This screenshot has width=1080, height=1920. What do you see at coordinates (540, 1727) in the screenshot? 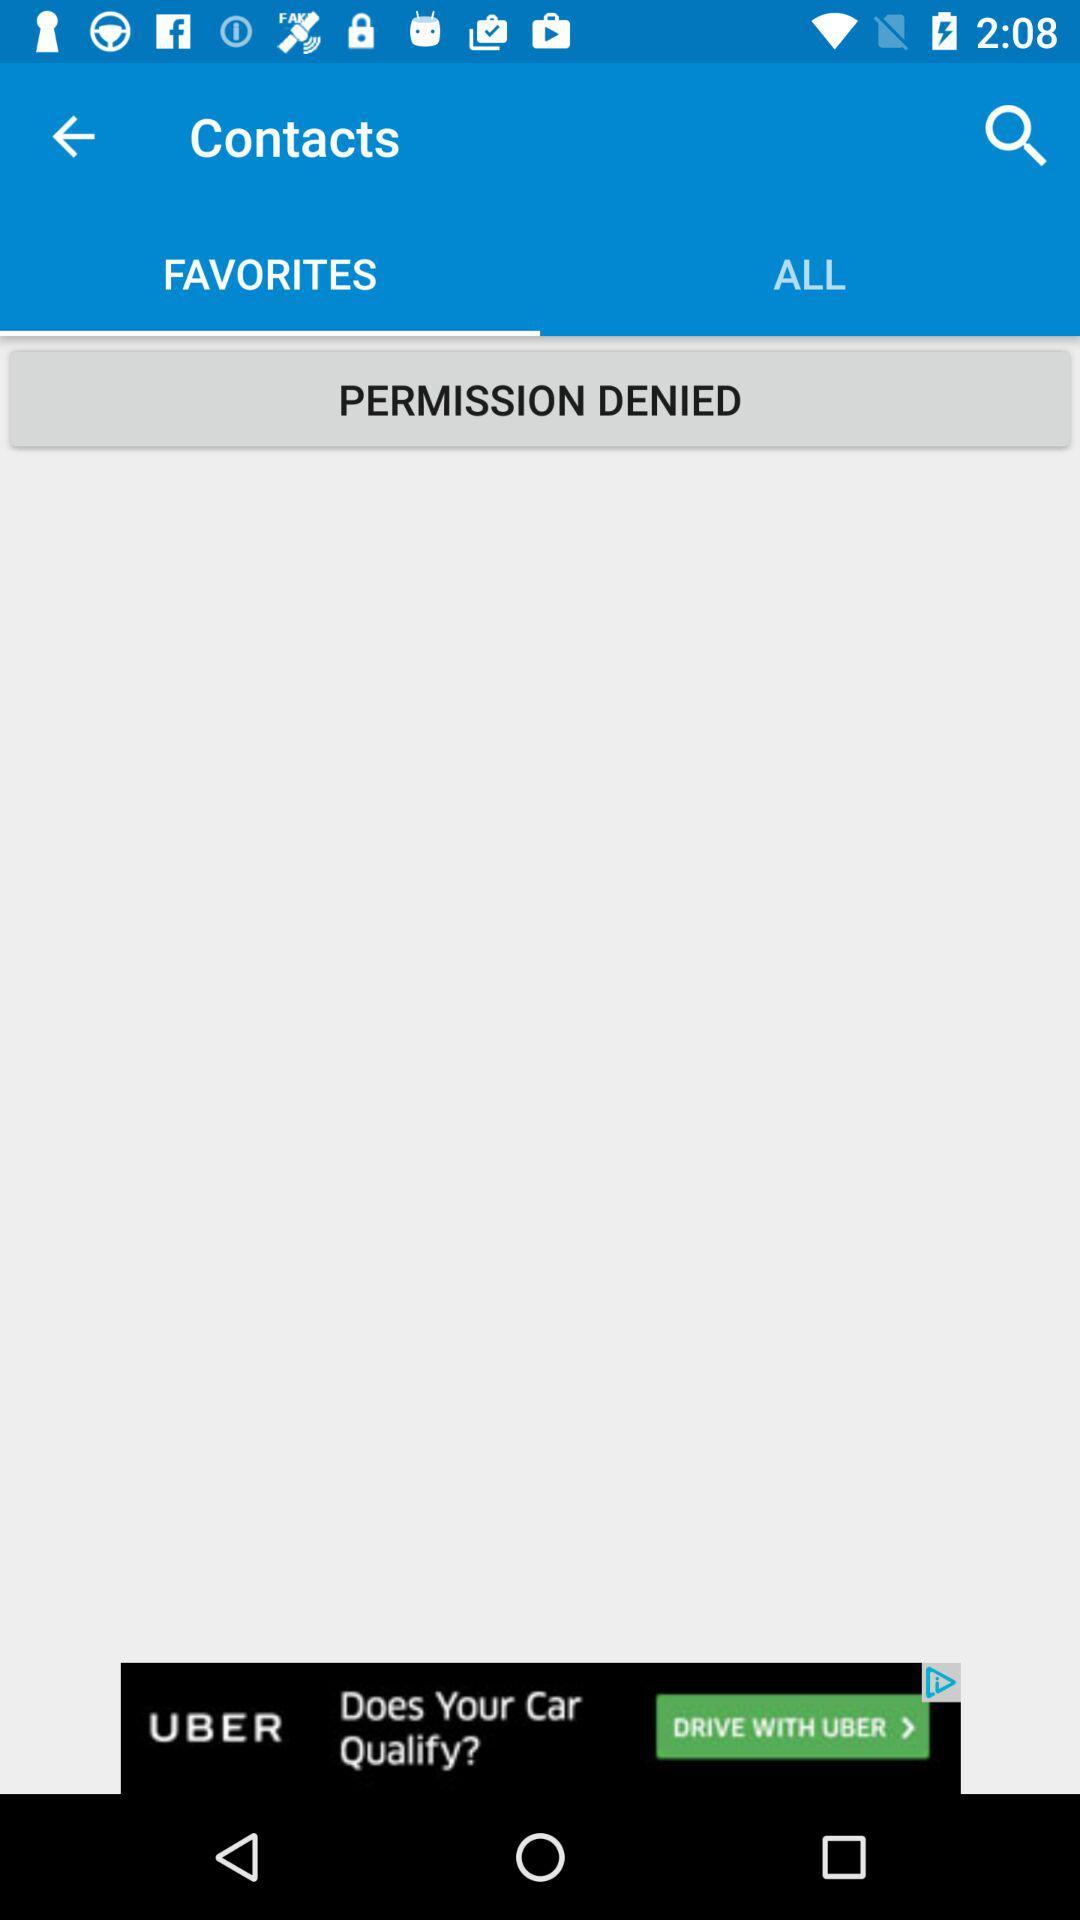
I see `open` at bounding box center [540, 1727].